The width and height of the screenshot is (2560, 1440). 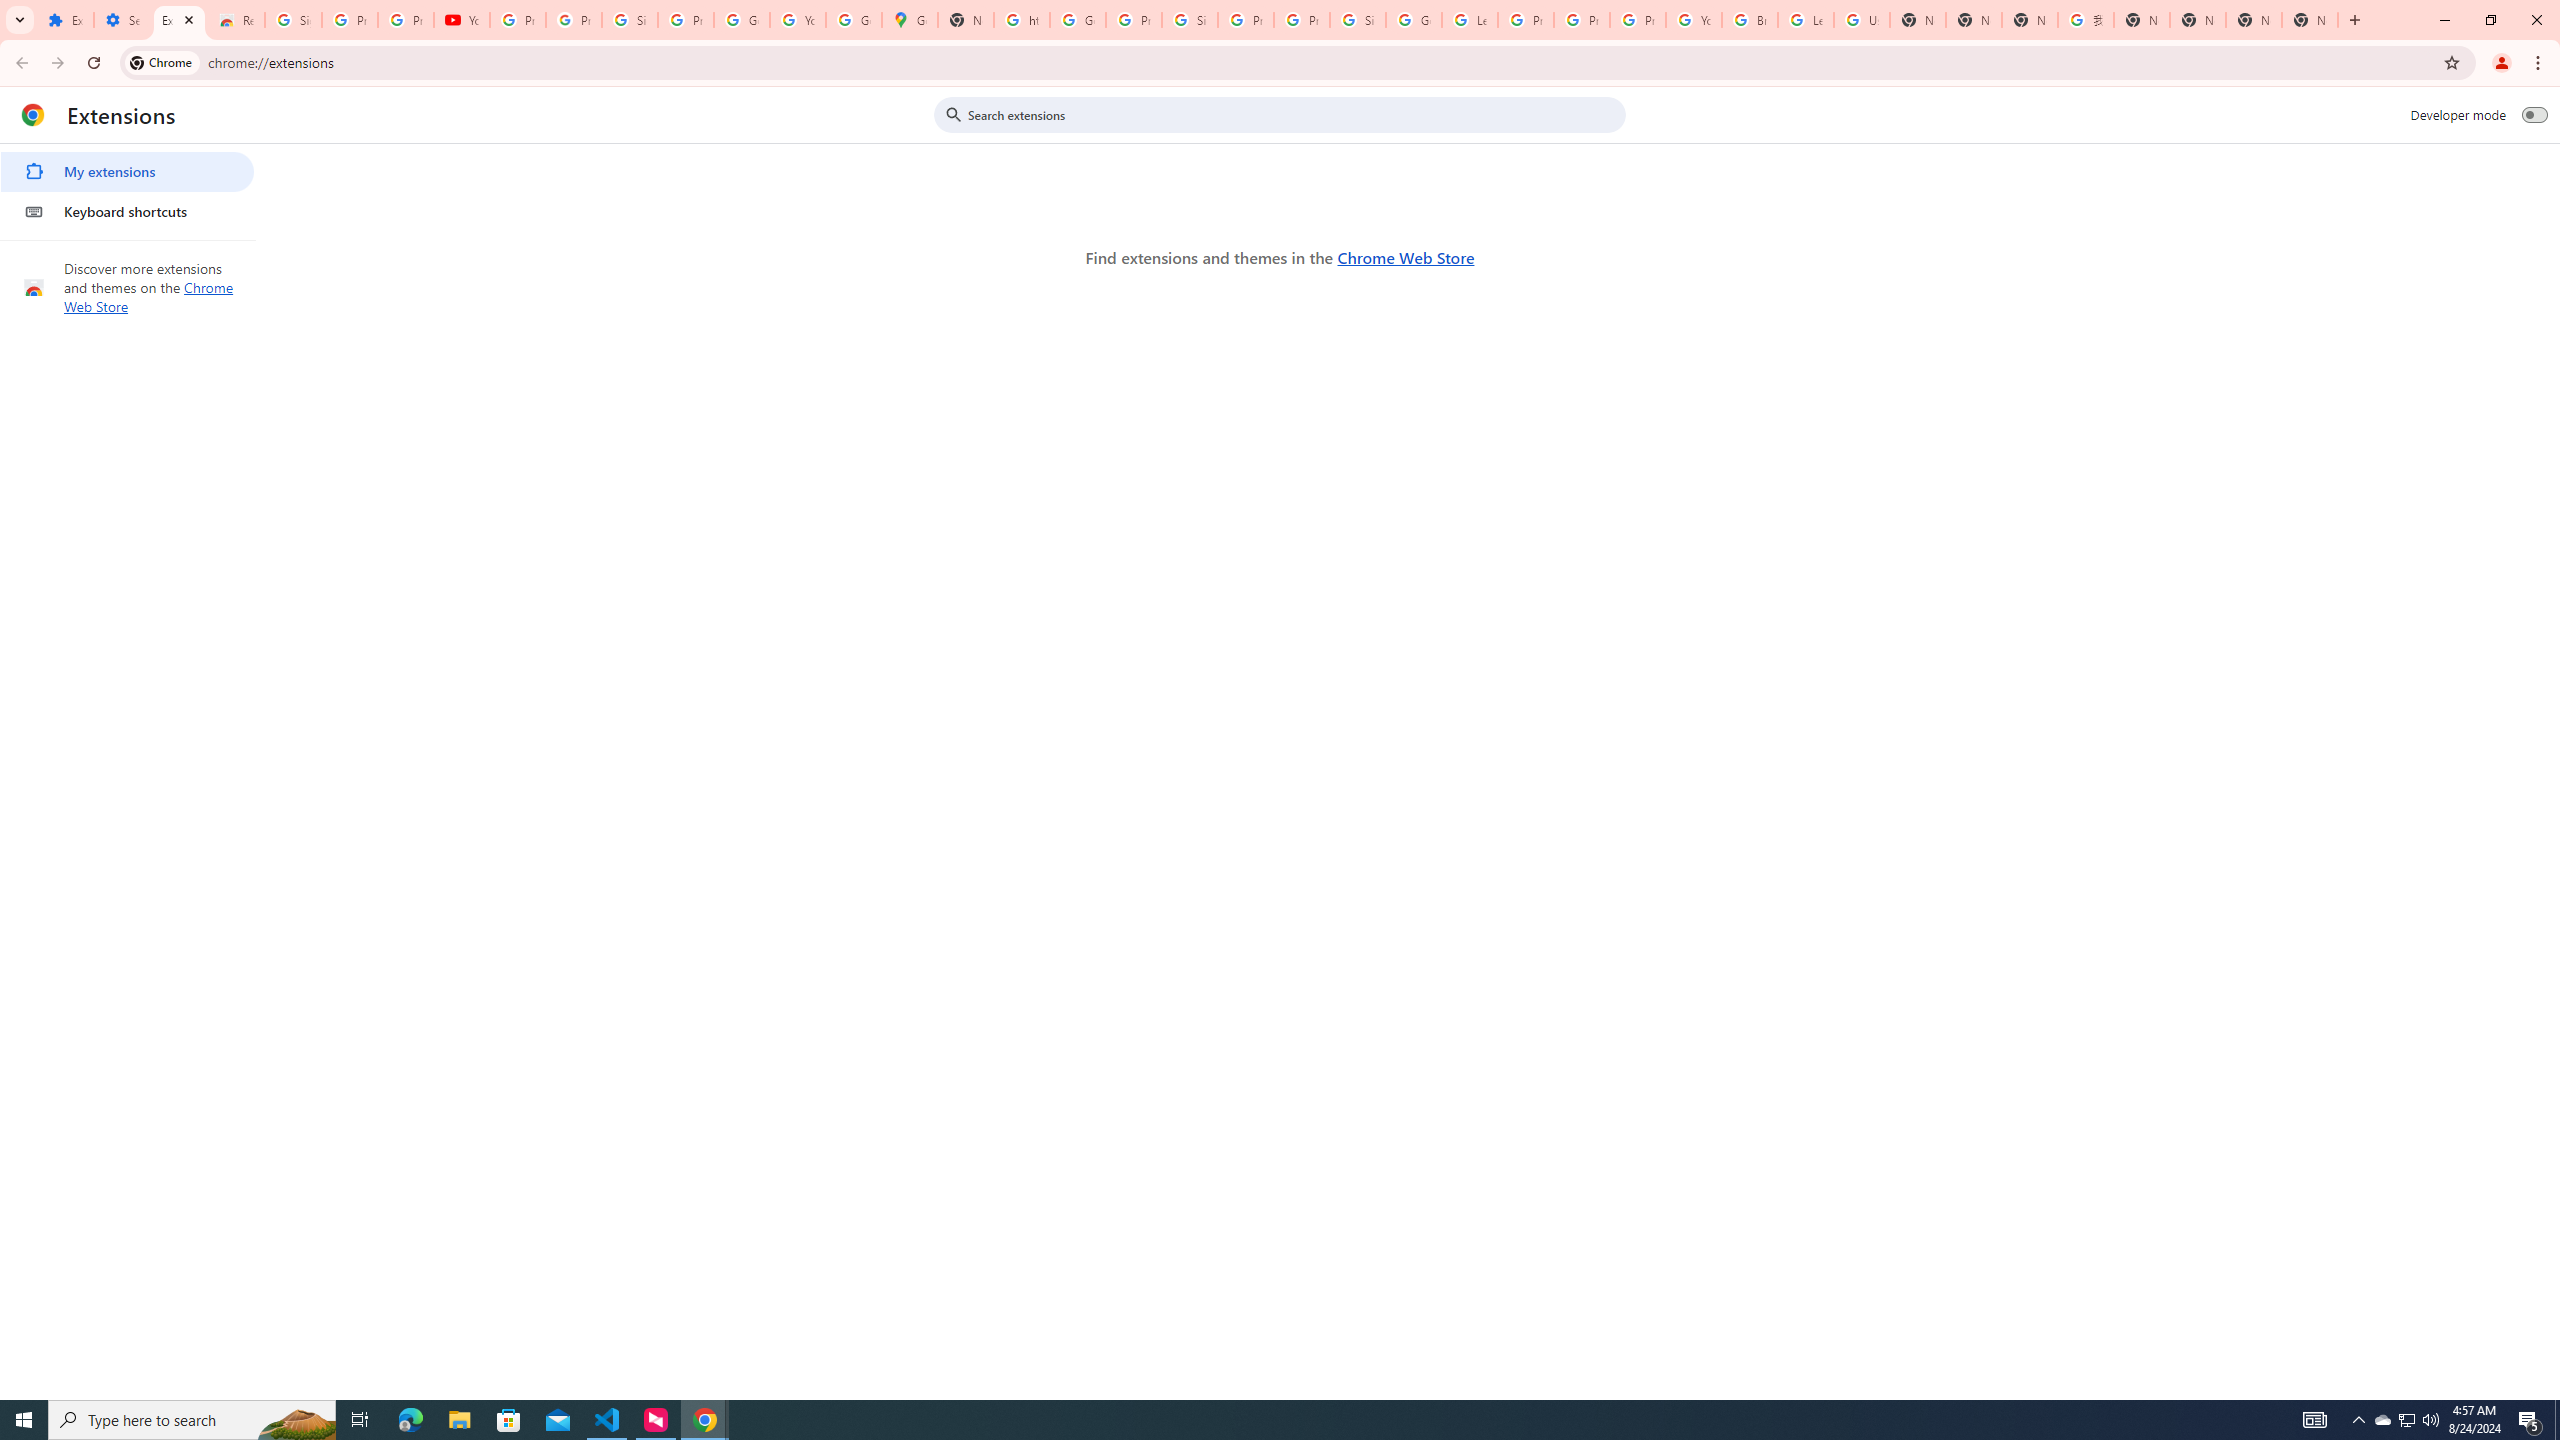 What do you see at coordinates (1405, 256) in the screenshot?
I see `'Chrome Web Store'` at bounding box center [1405, 256].